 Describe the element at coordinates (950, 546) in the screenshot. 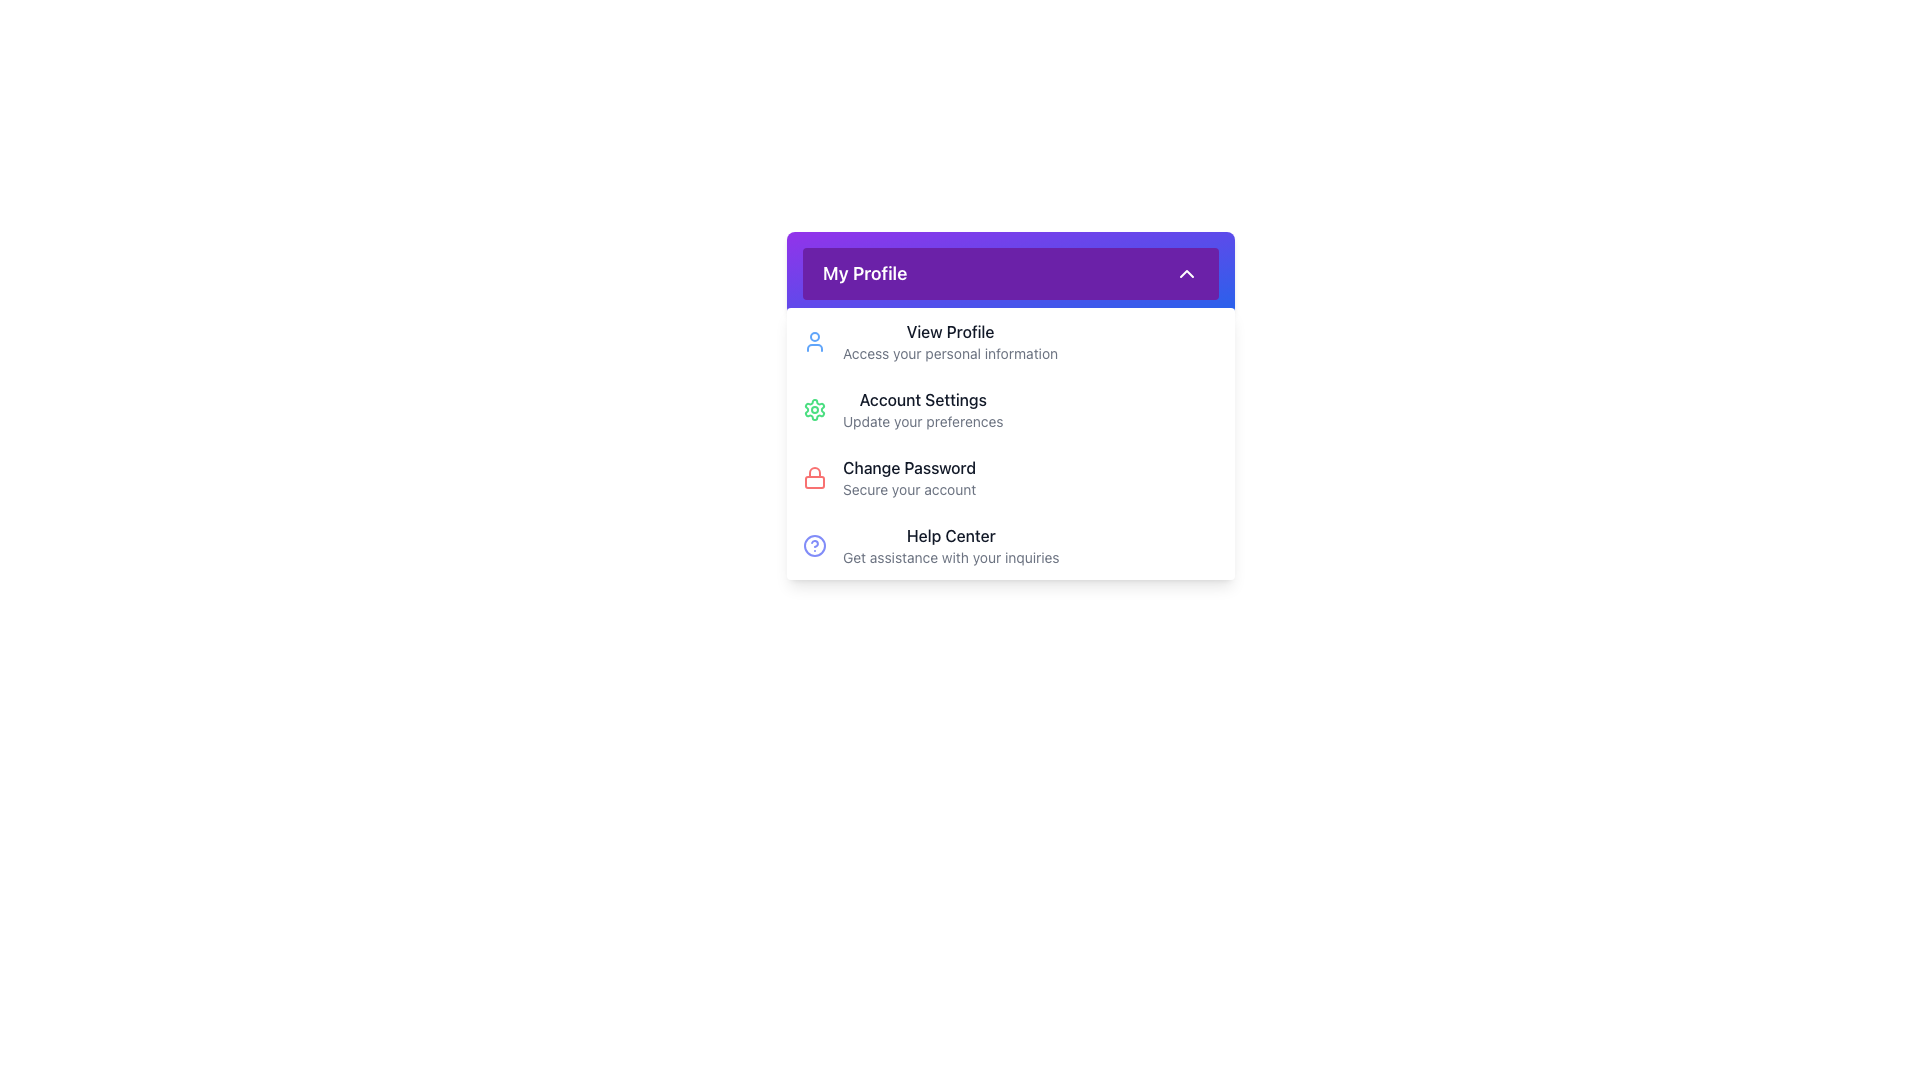

I see `the 'Help Center' text display, which is the fourth item in the dropdown menu under 'My Profile', styled with a bold black font and a smaller lighter gray font for the second line` at that location.